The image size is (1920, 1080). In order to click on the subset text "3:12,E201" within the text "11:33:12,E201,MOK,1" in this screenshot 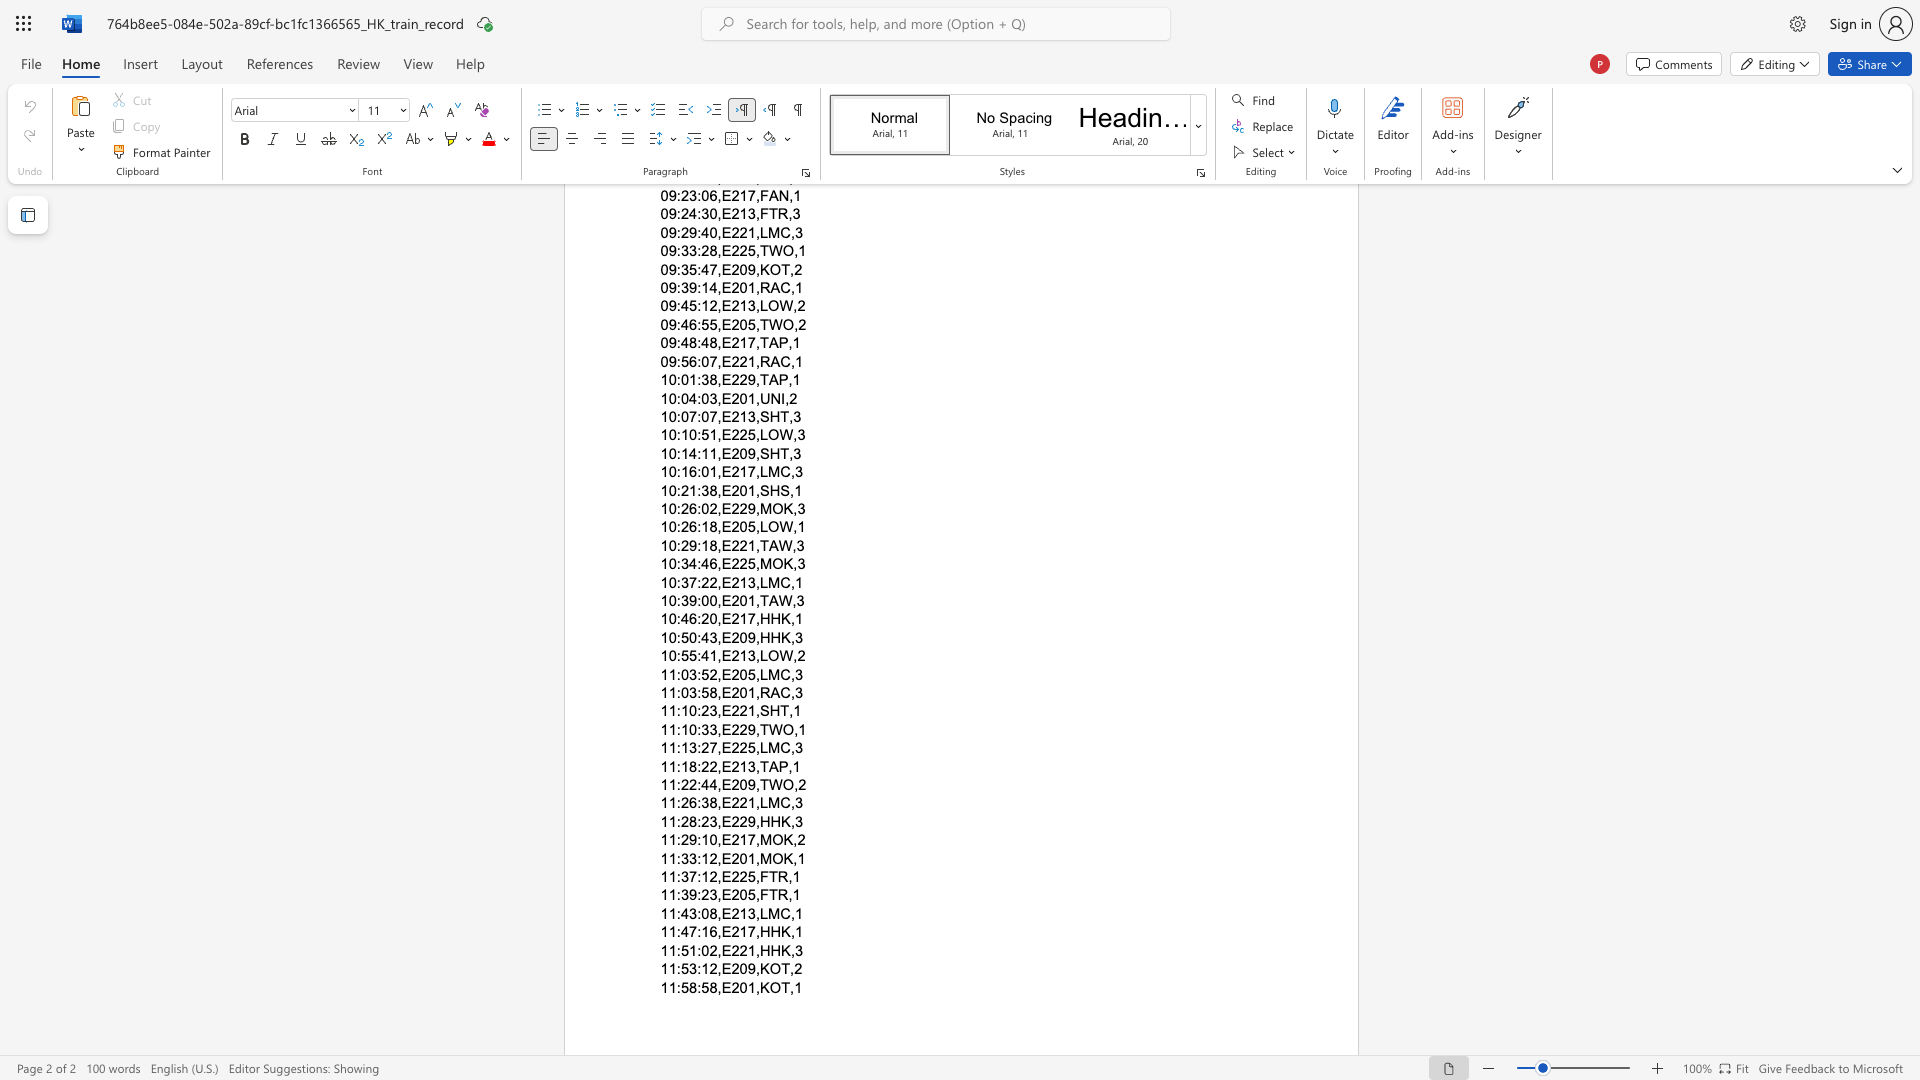, I will do `click(689, 857)`.